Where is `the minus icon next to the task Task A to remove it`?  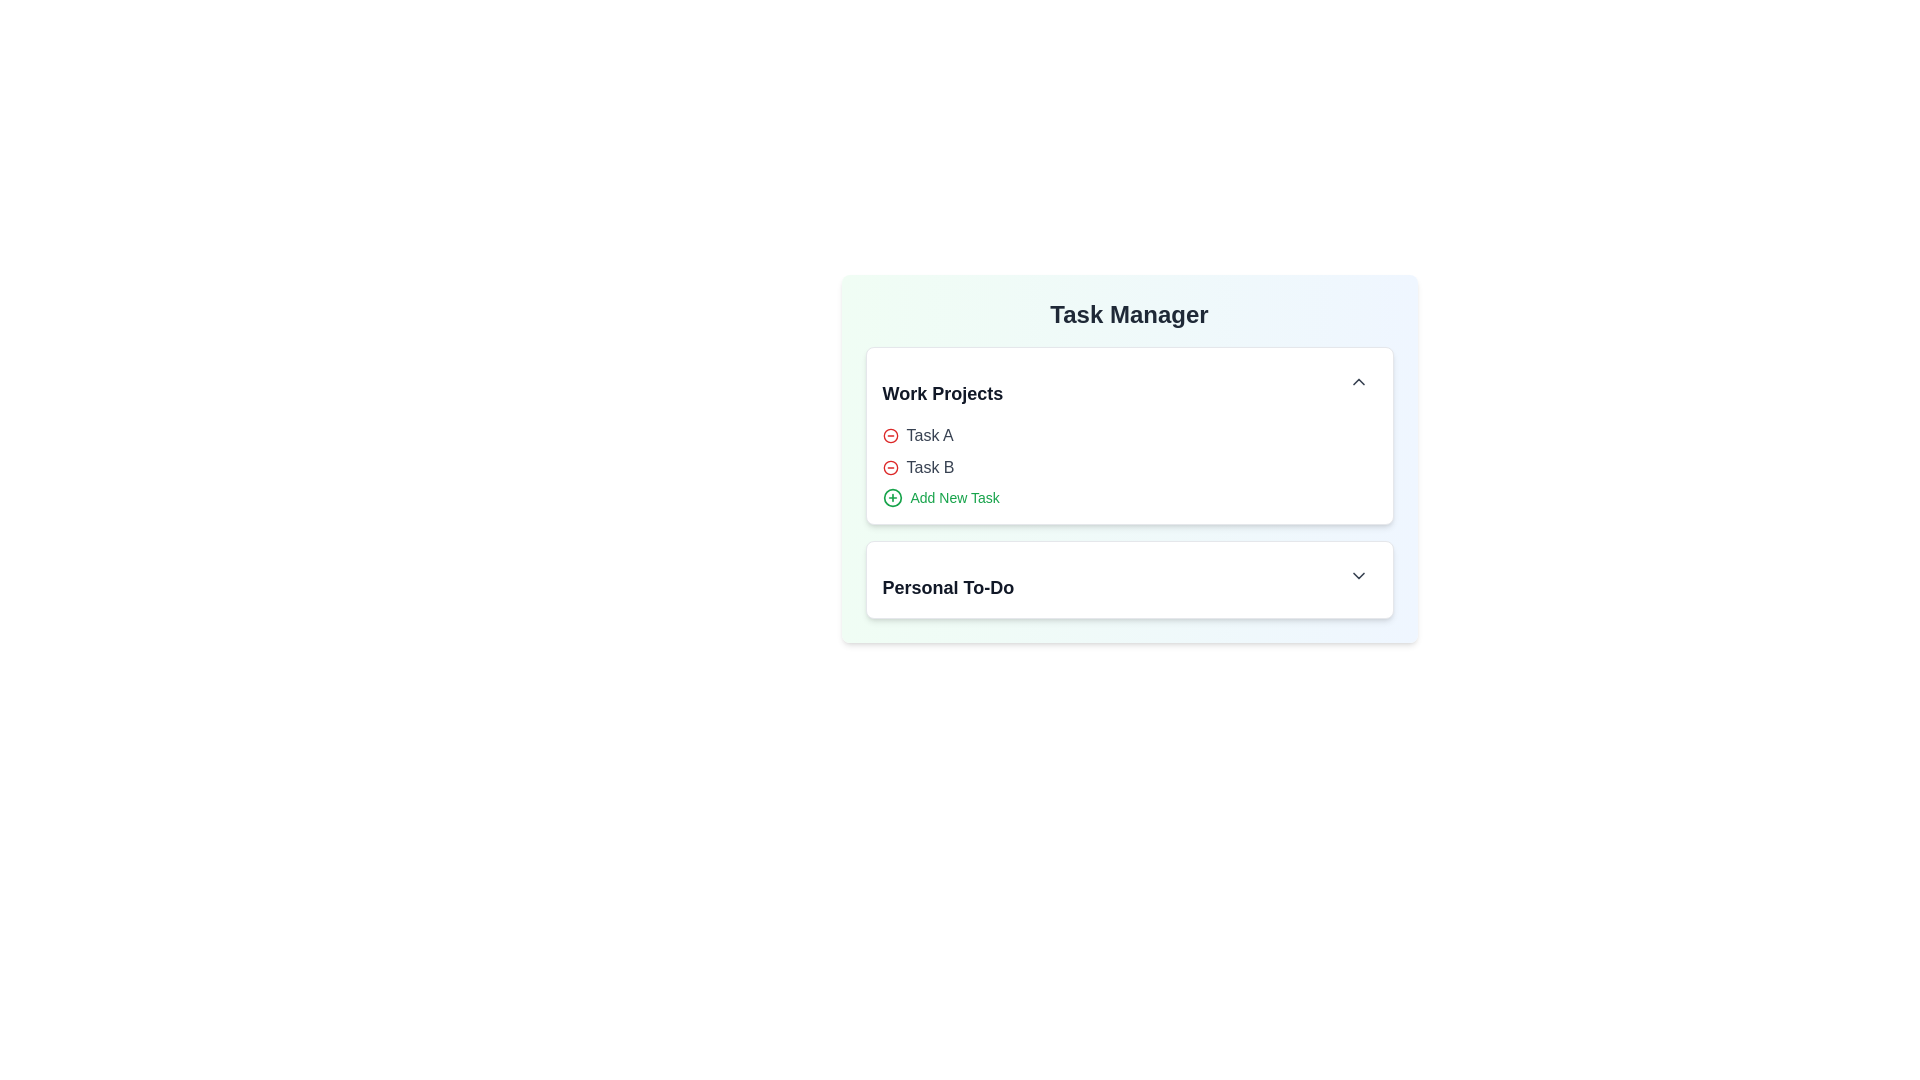
the minus icon next to the task Task A to remove it is located at coordinates (889, 434).